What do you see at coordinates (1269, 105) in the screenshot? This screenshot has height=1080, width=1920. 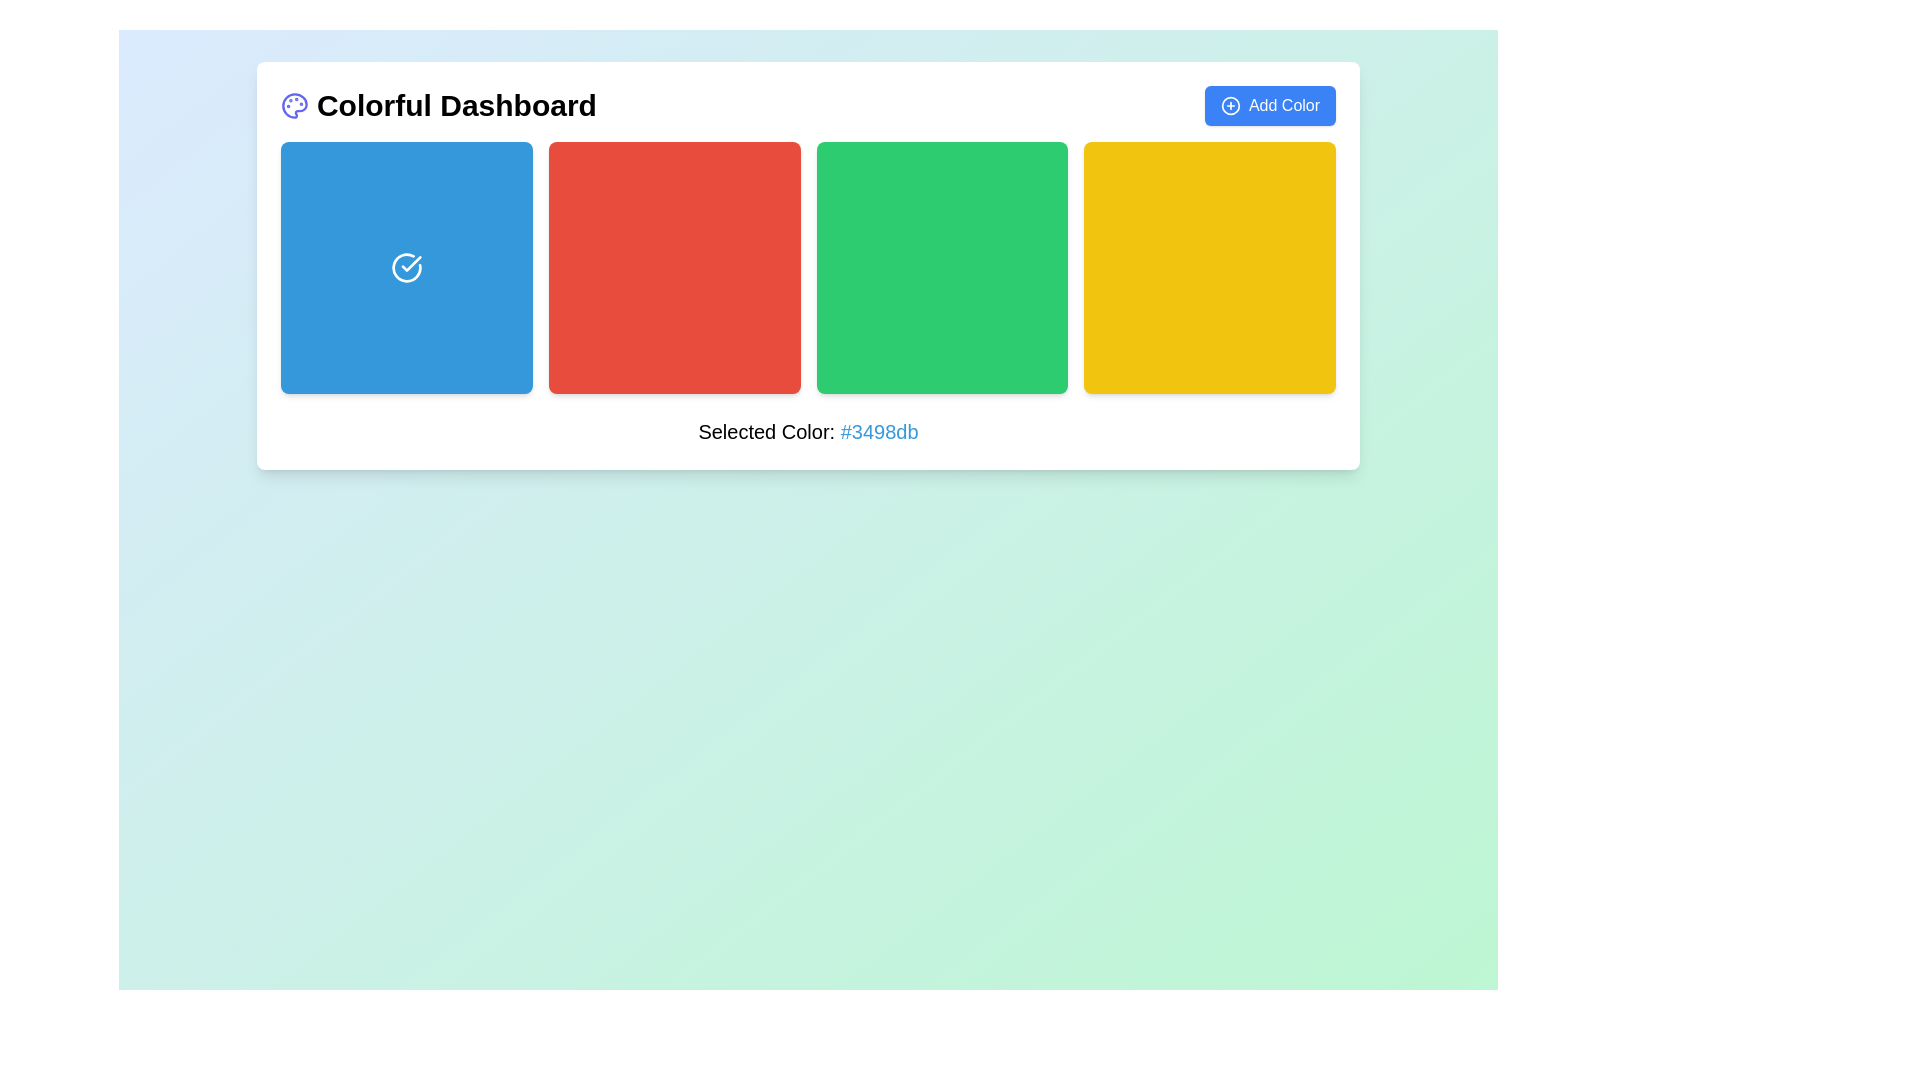 I see `the button located in the header section titled 'Colorful Dashboard' at the top right corner` at bounding box center [1269, 105].